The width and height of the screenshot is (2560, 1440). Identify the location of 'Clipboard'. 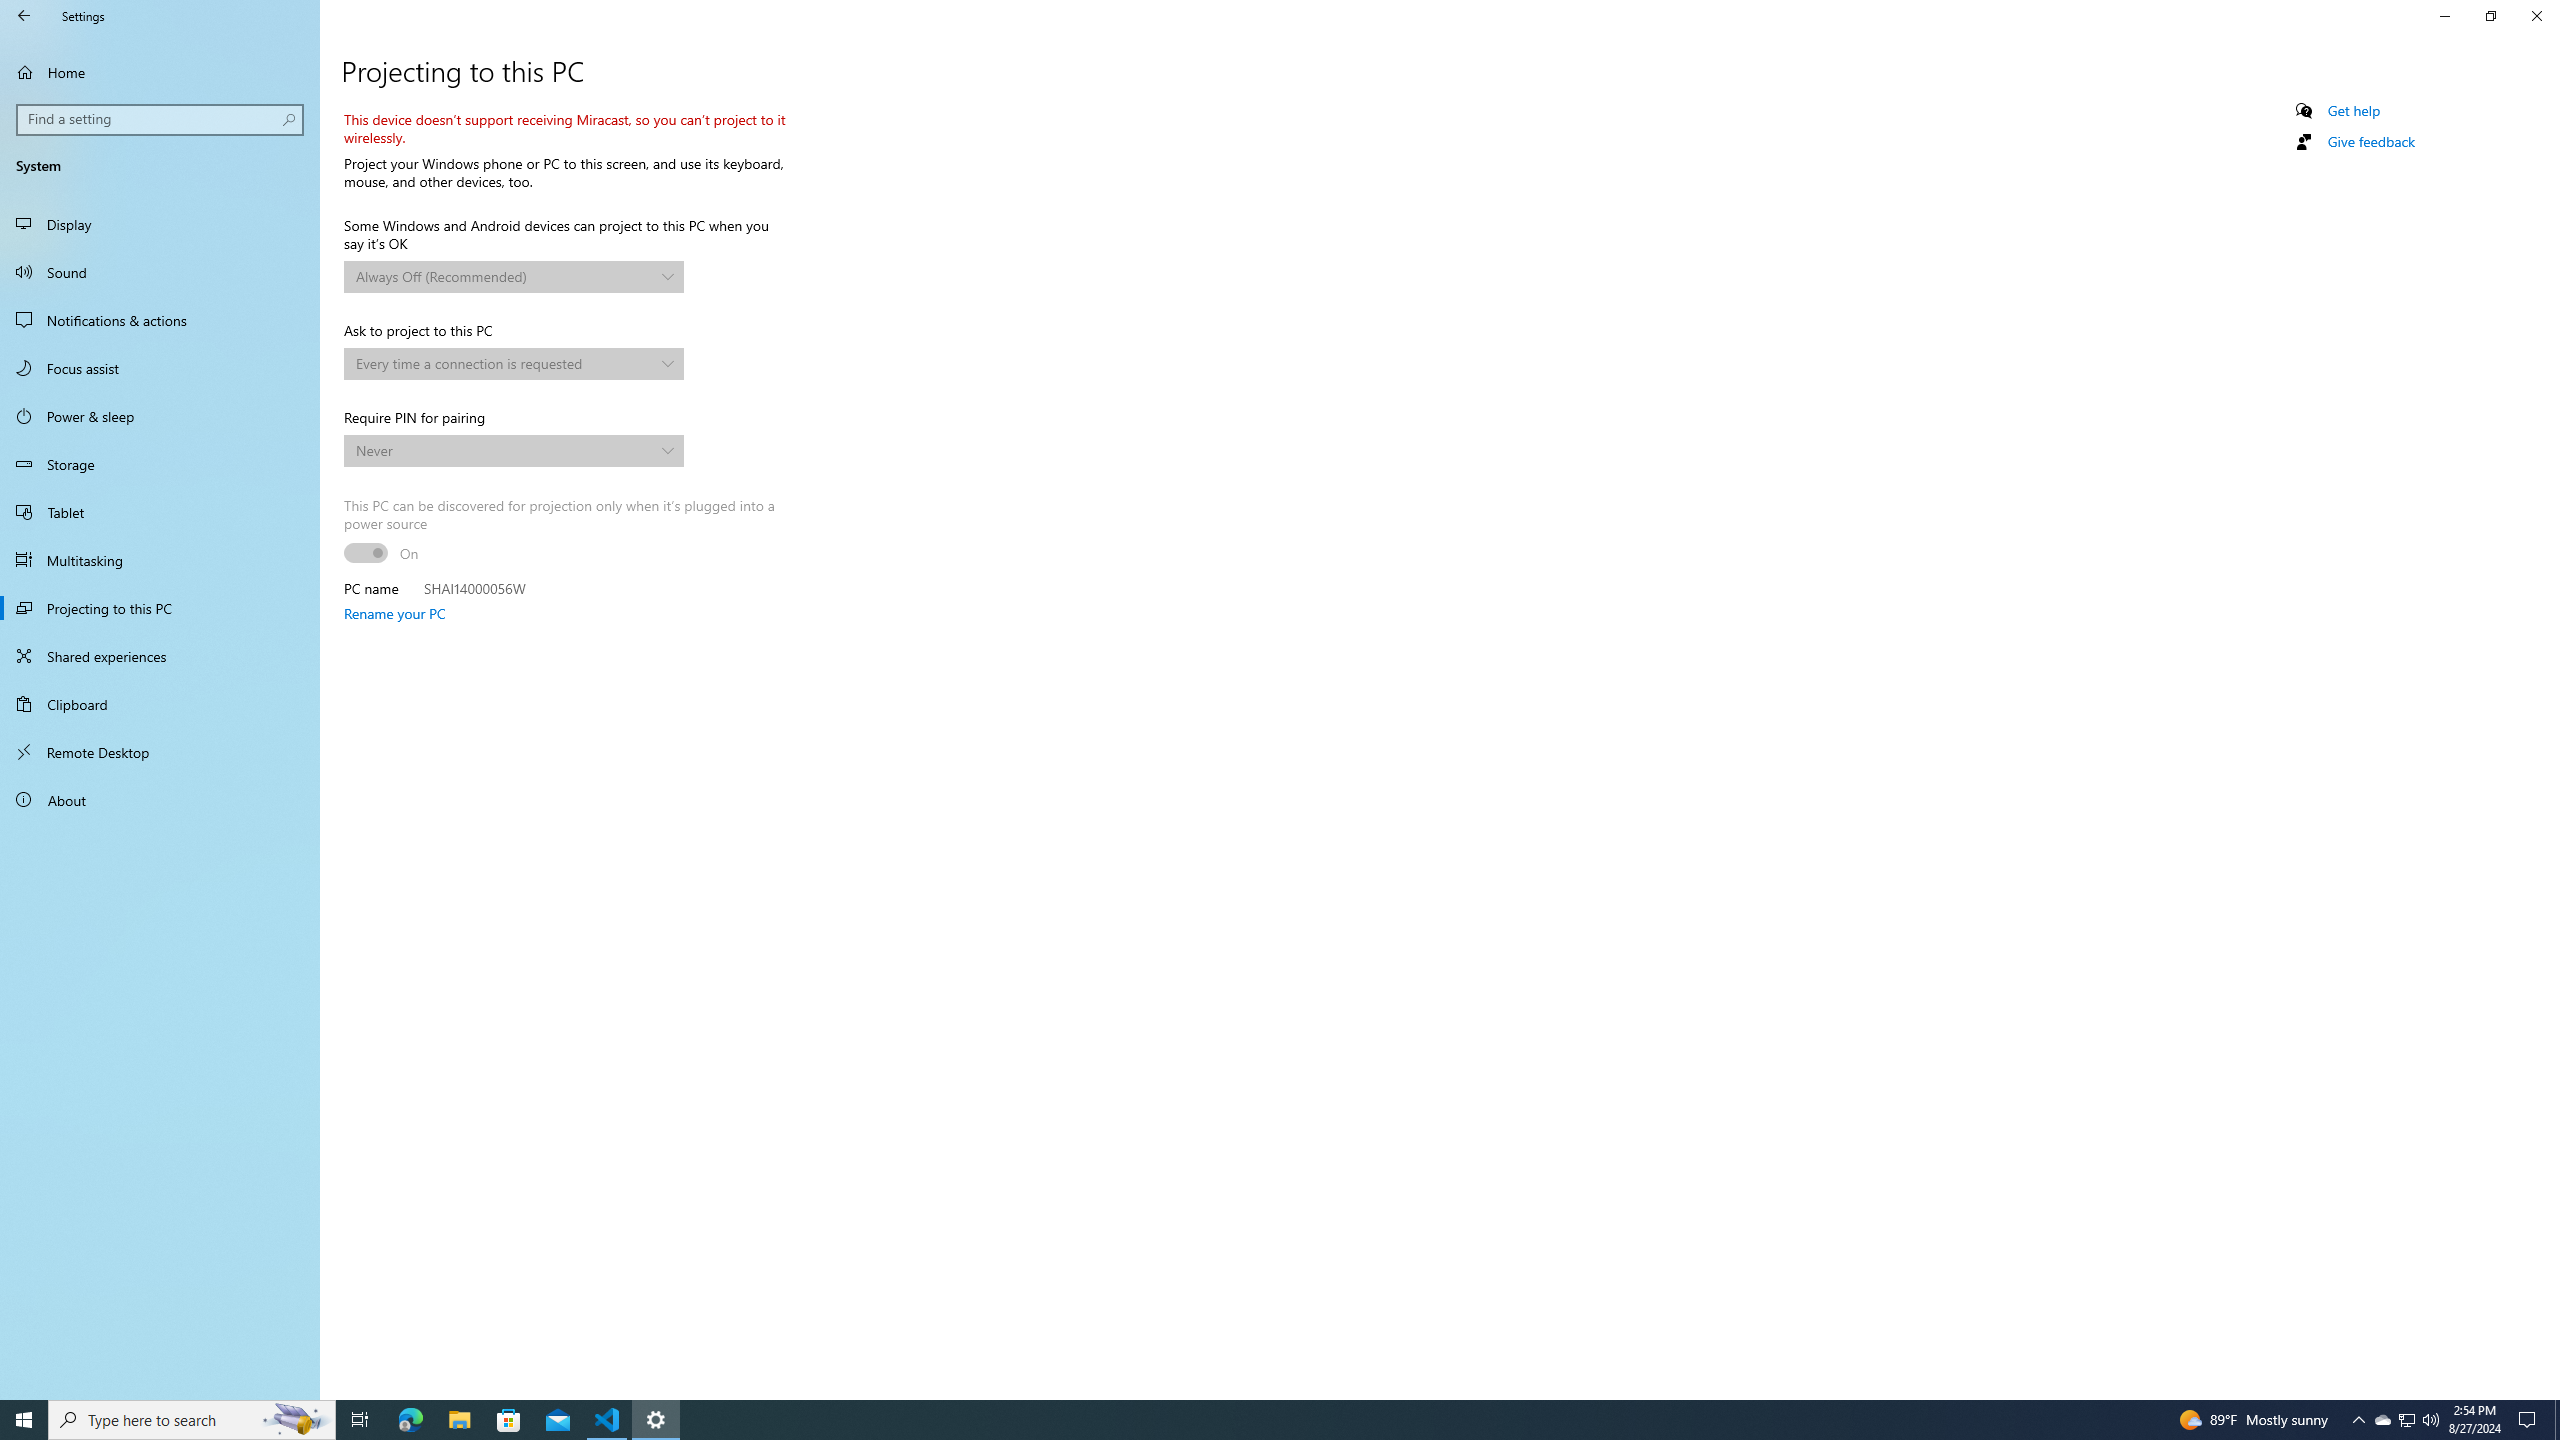
(159, 704).